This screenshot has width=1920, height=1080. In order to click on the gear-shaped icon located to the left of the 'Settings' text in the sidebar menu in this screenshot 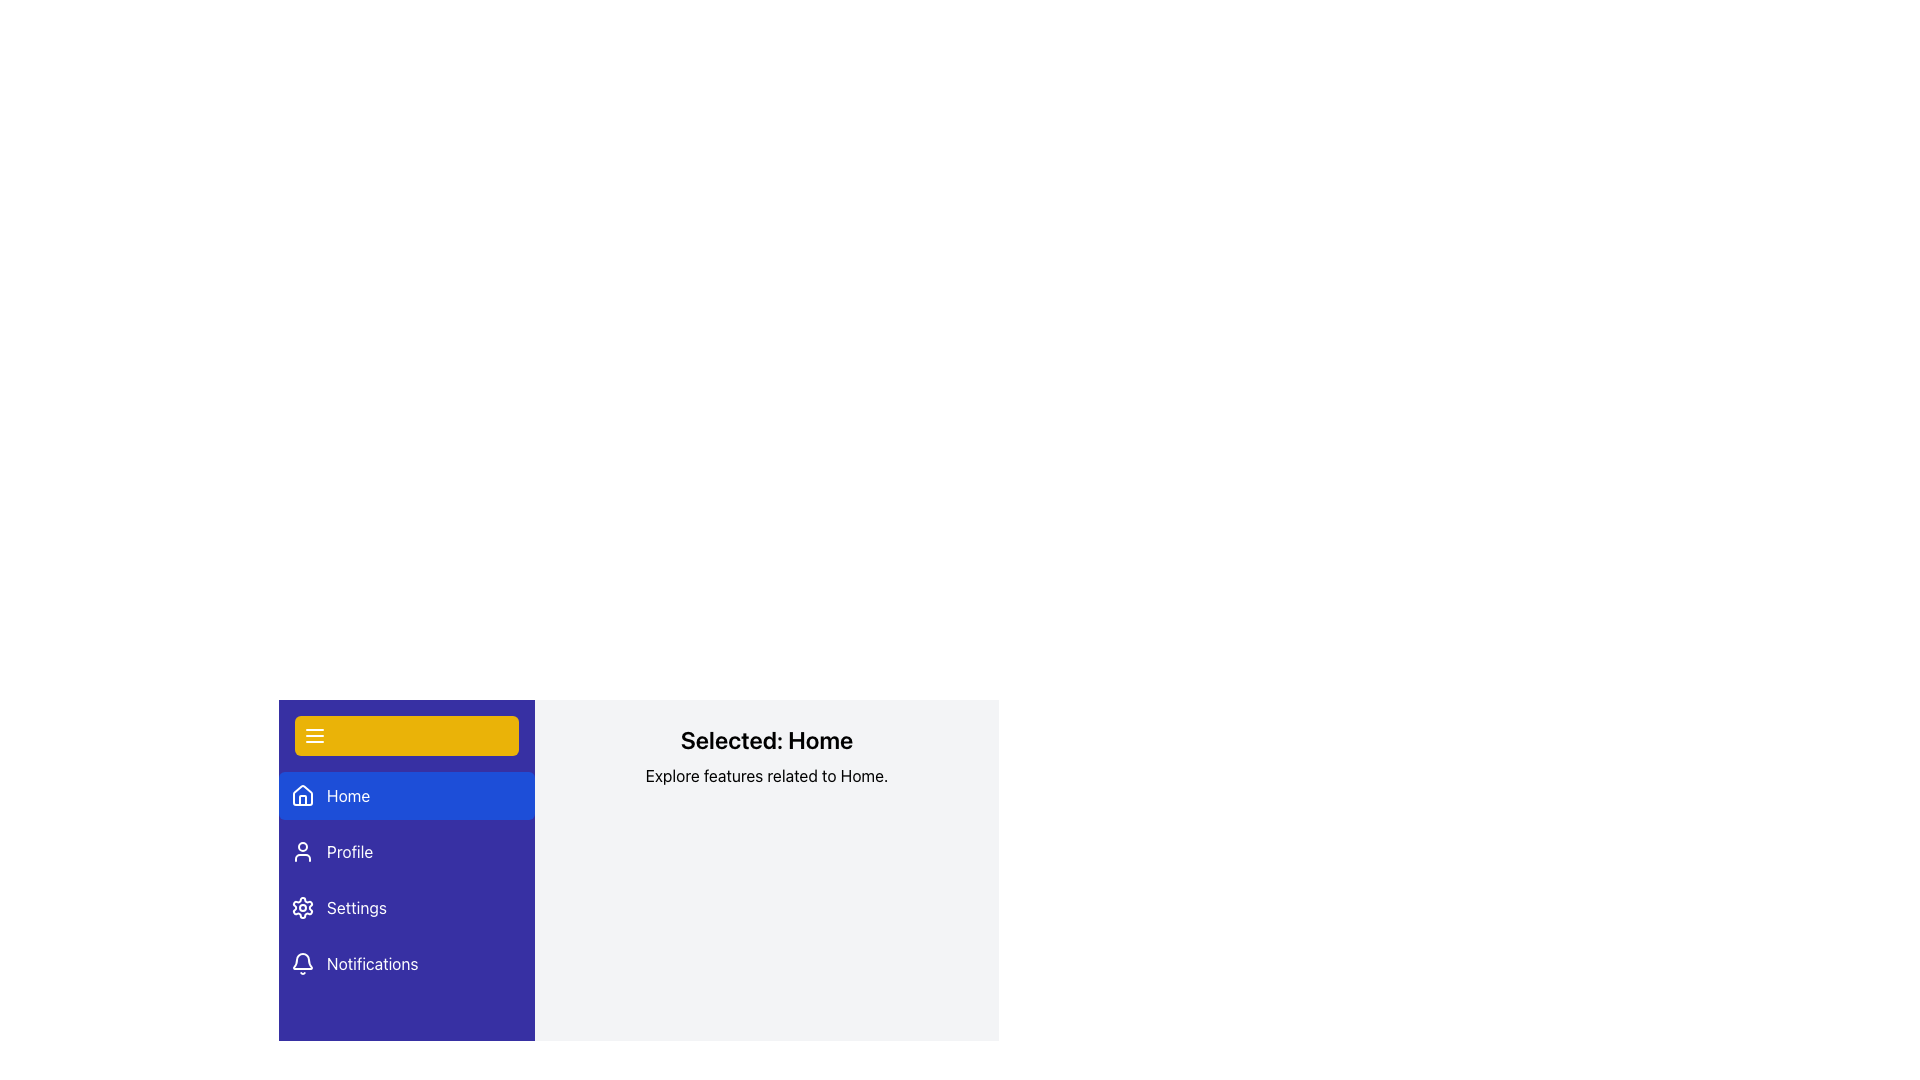, I will do `click(301, 907)`.